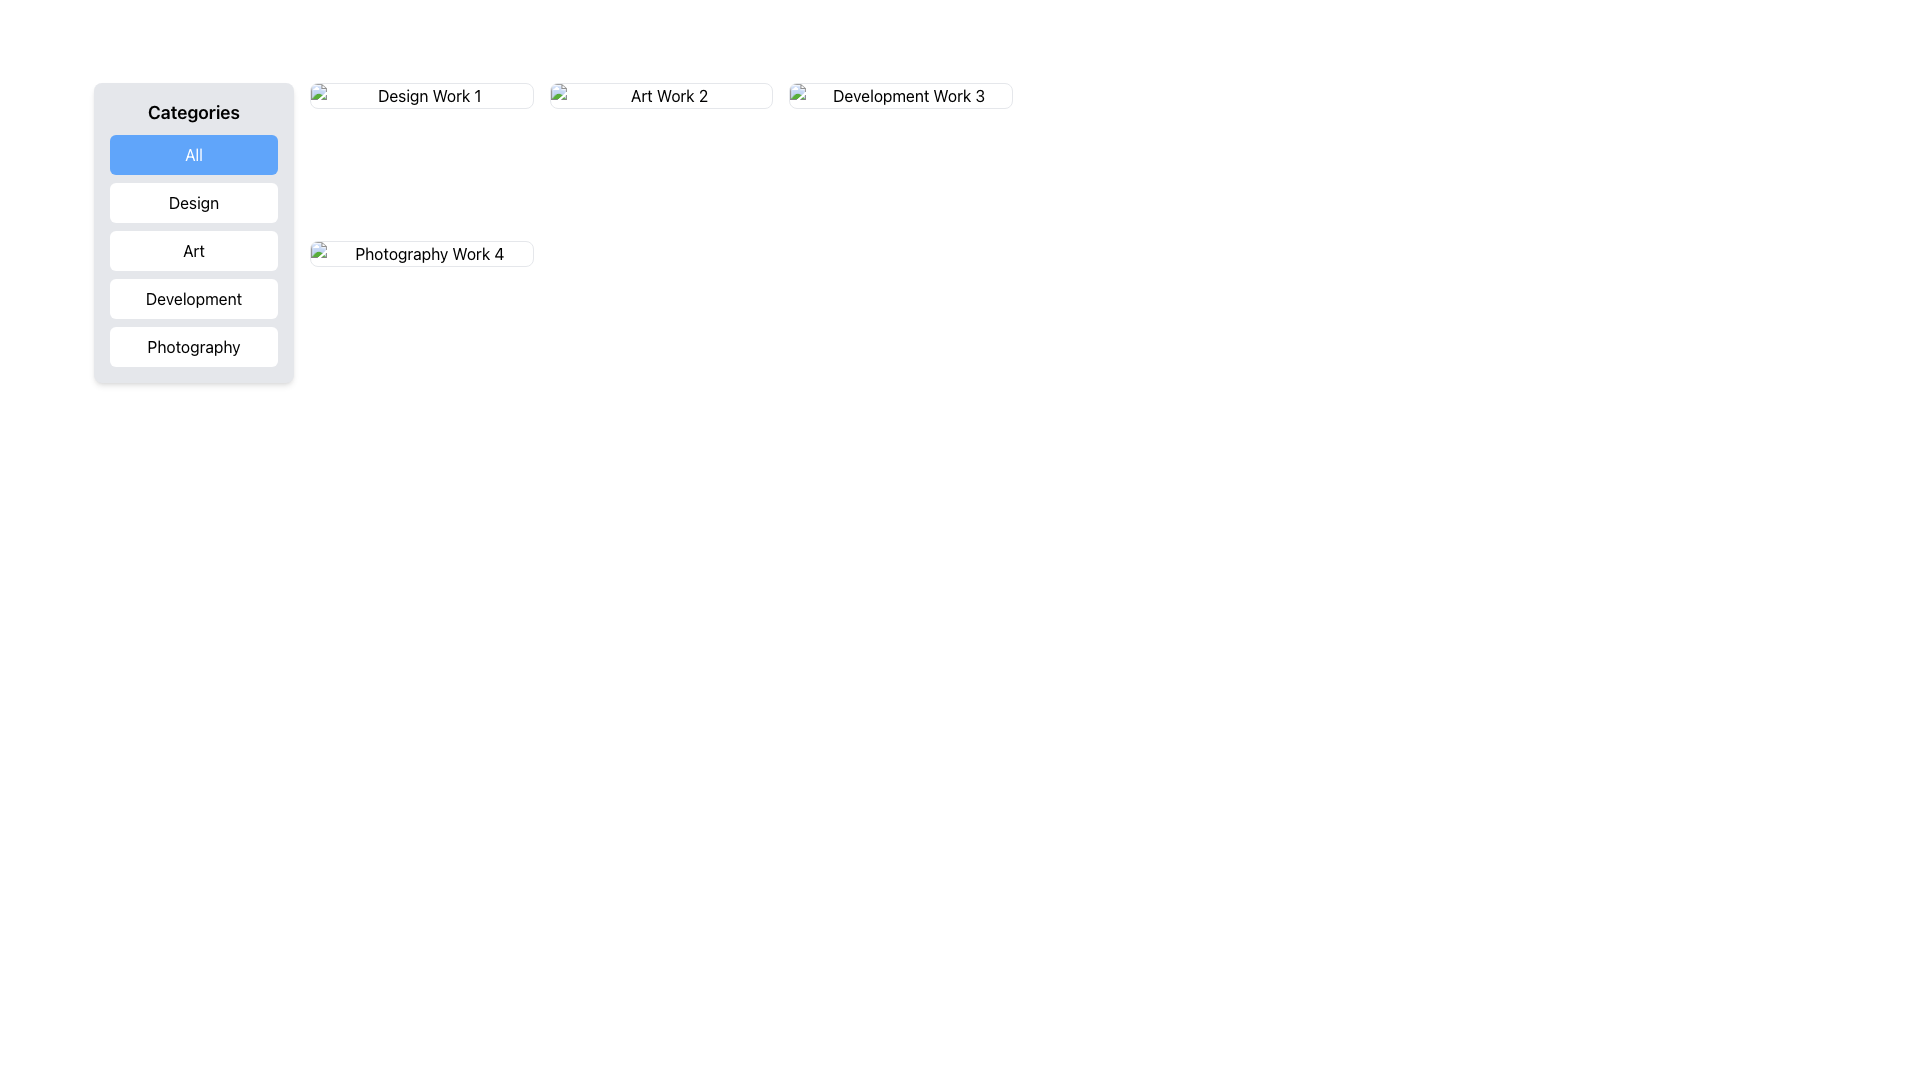 This screenshot has height=1080, width=1920. I want to click on the non-interactive thumbnail representing 'Photography Work 4', which is located in the middle of the page below 'Design Work 1', 'Art Work 2', and 'Development Work 3', so click(420, 253).